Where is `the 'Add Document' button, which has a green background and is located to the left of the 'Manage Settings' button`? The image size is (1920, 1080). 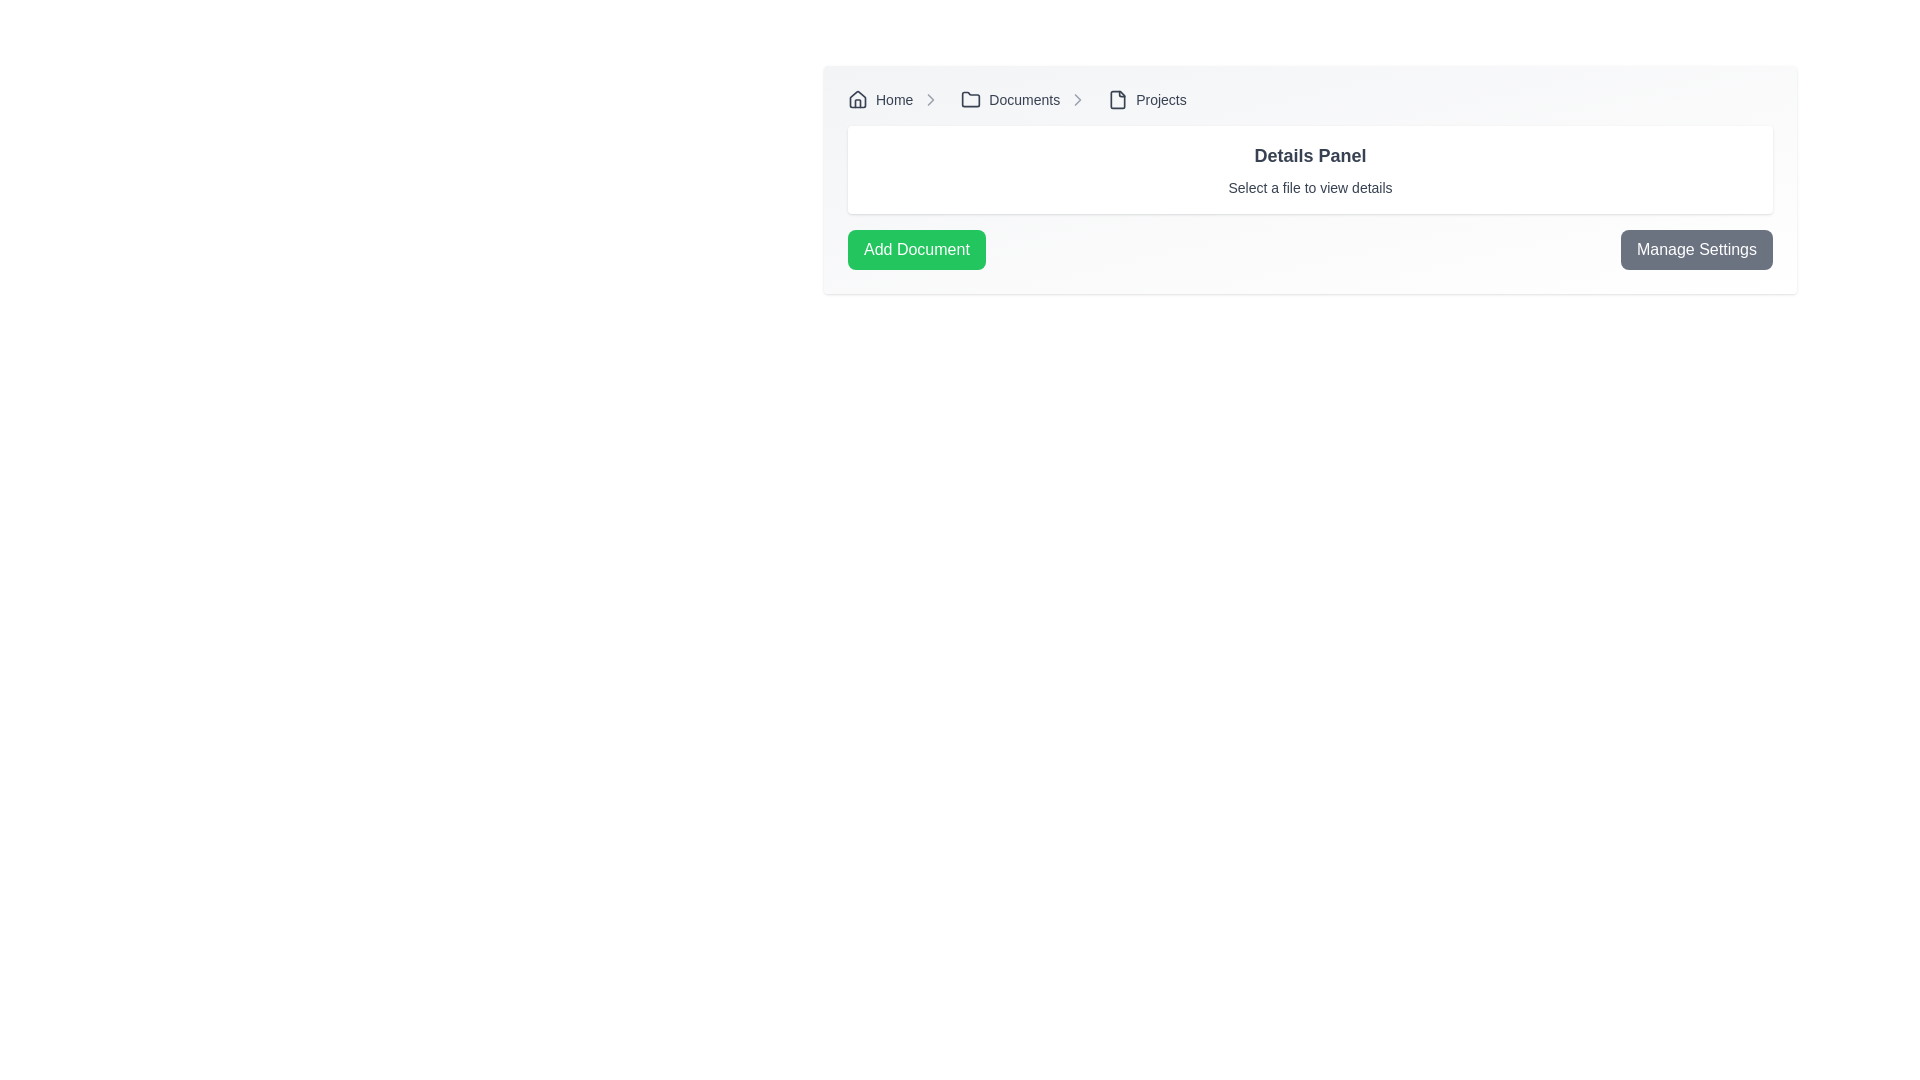
the 'Add Document' button, which has a green background and is located to the left of the 'Manage Settings' button is located at coordinates (915, 249).